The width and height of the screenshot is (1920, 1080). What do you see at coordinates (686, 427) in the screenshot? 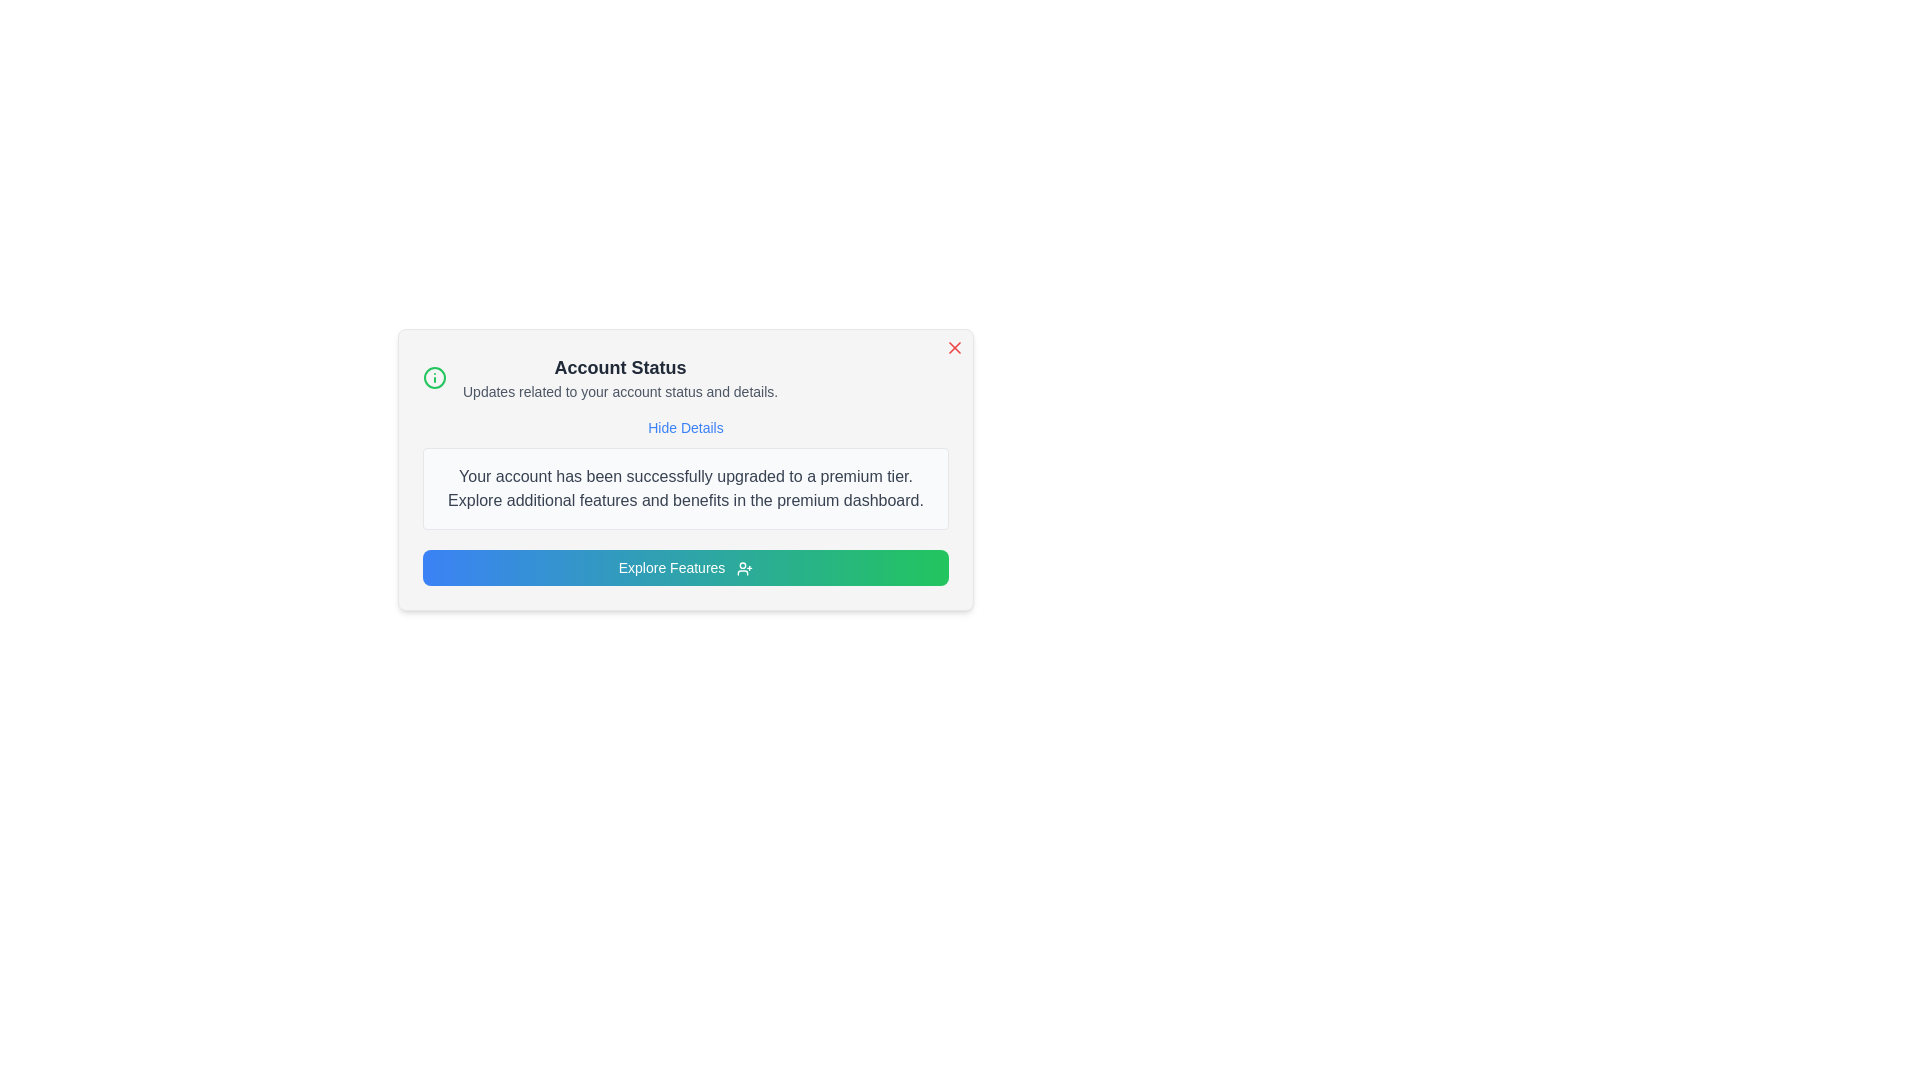
I see `the 'Hide Details' link to toggle the visibility of the details section` at bounding box center [686, 427].